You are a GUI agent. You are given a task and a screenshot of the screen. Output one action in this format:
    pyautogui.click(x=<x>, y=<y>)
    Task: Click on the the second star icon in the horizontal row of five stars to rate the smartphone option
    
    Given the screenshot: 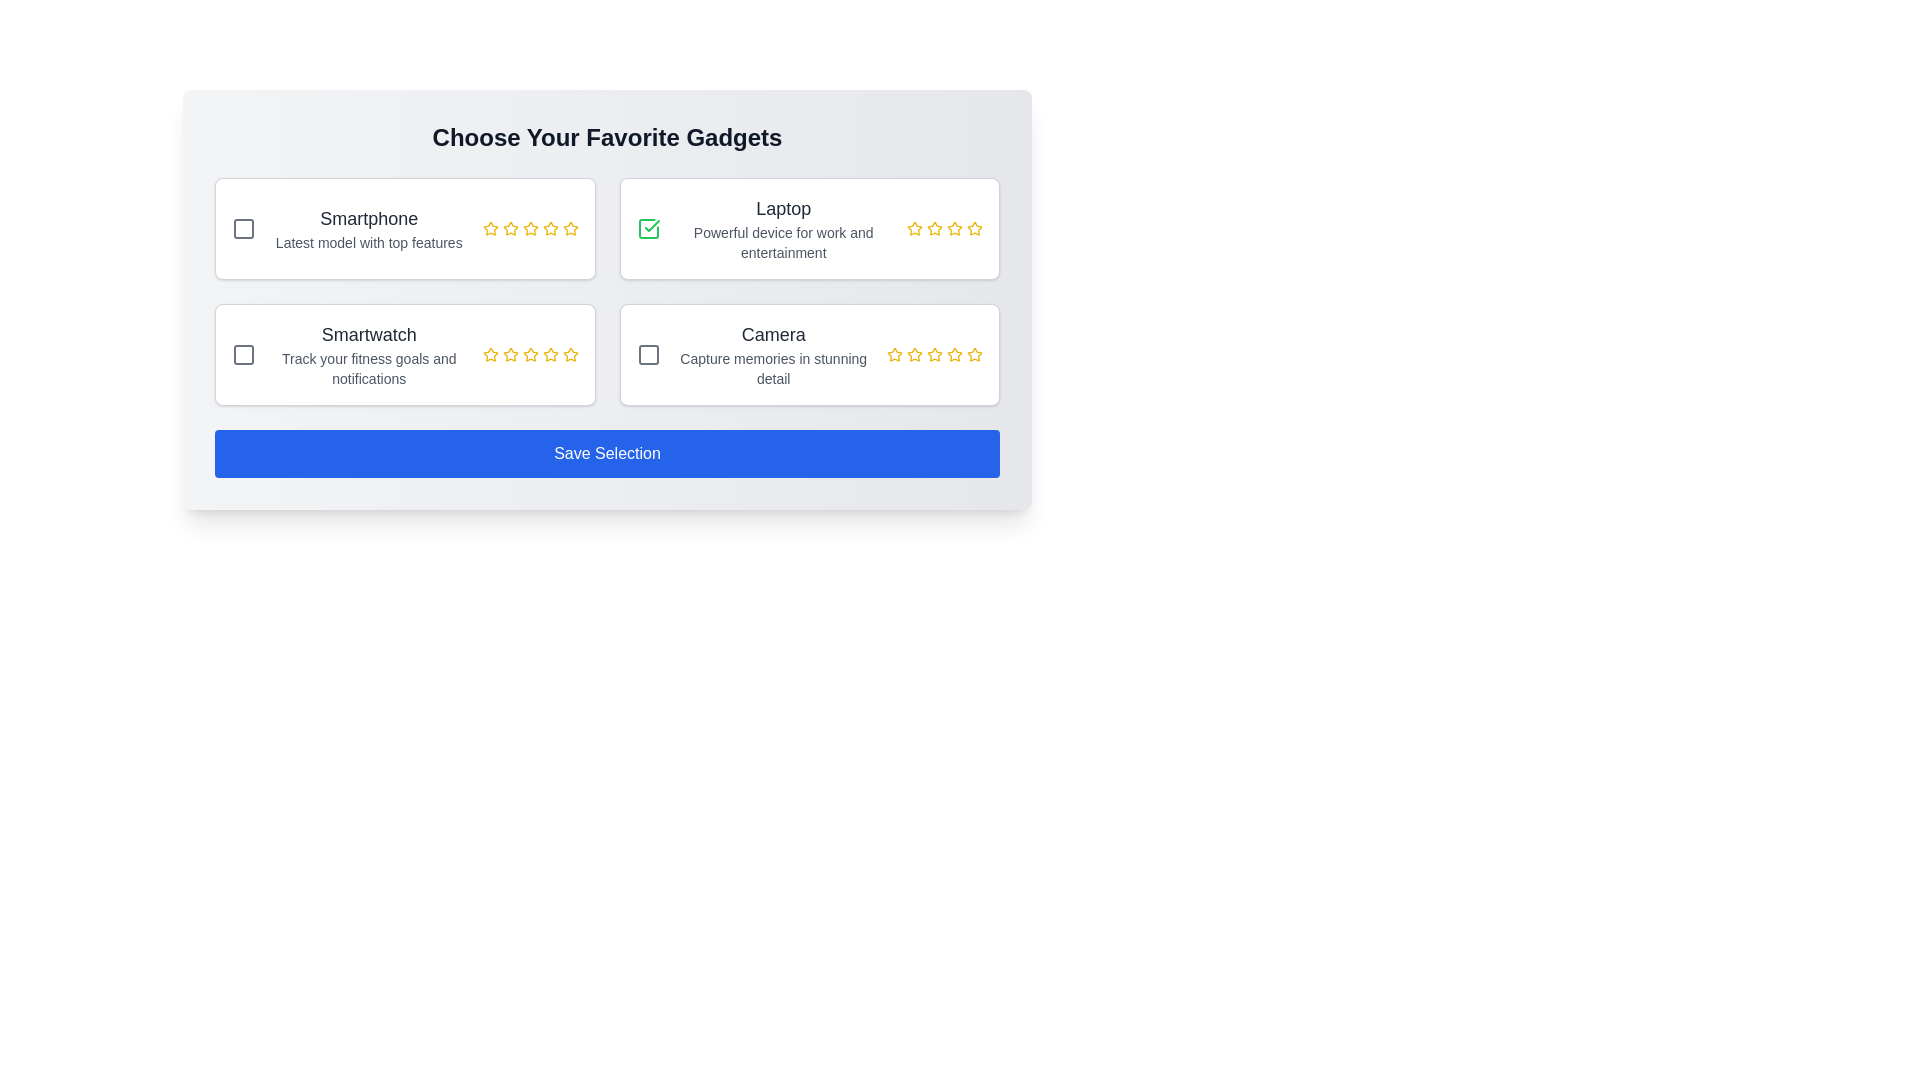 What is the action you would take?
    pyautogui.click(x=510, y=227)
    